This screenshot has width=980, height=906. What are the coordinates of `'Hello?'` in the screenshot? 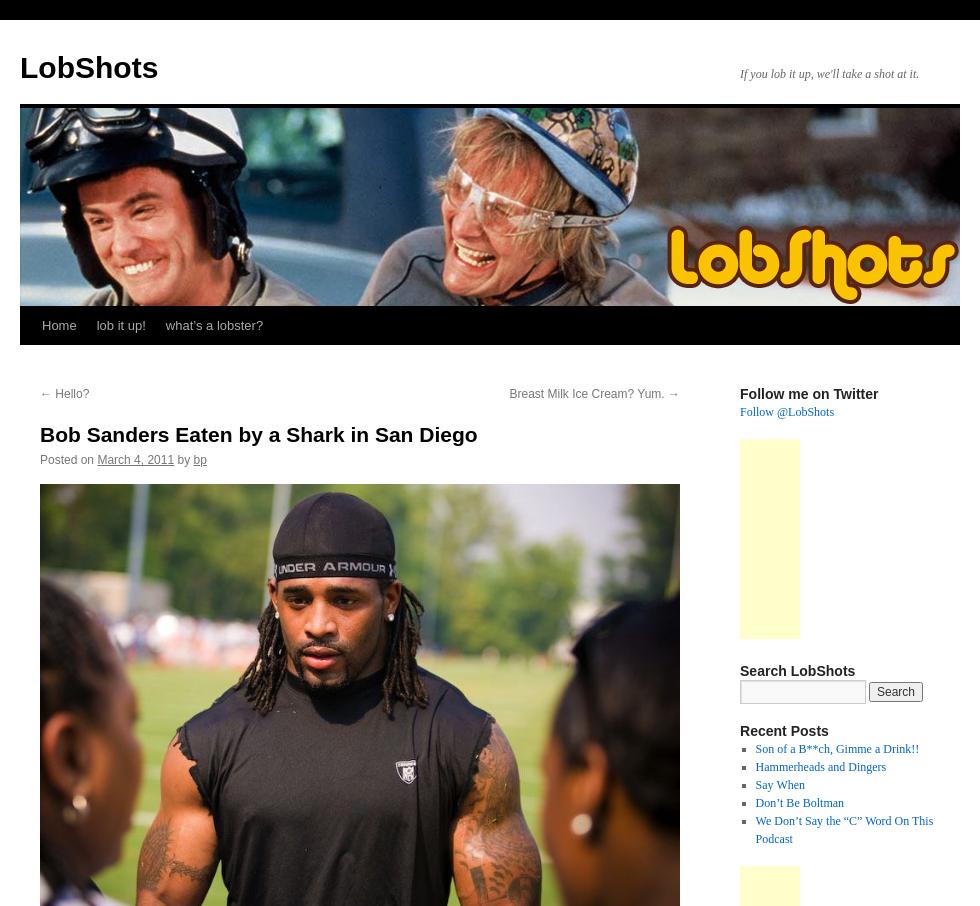 It's located at (52, 393).